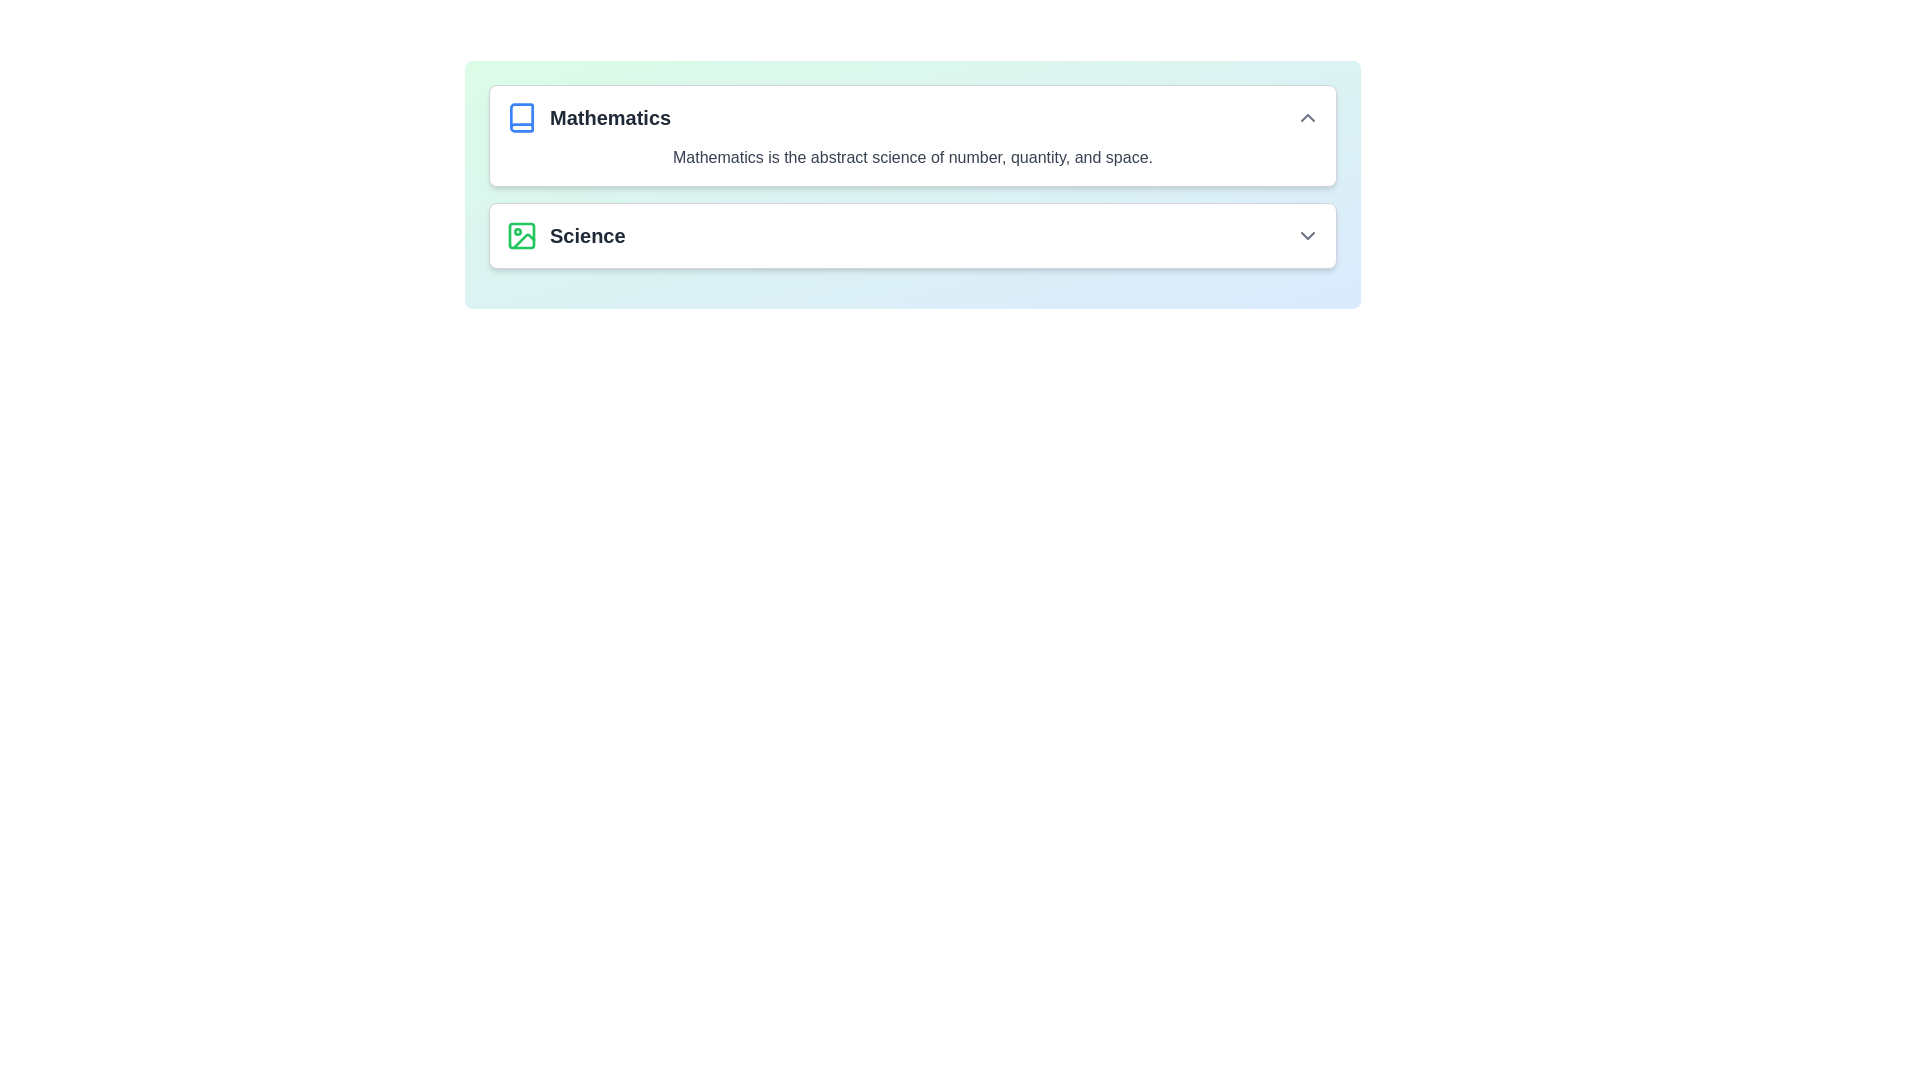  I want to click on the text label providing descriptive information about the 'Mathematics' section, located directly underneath the title 'Mathematics', so click(911, 157).